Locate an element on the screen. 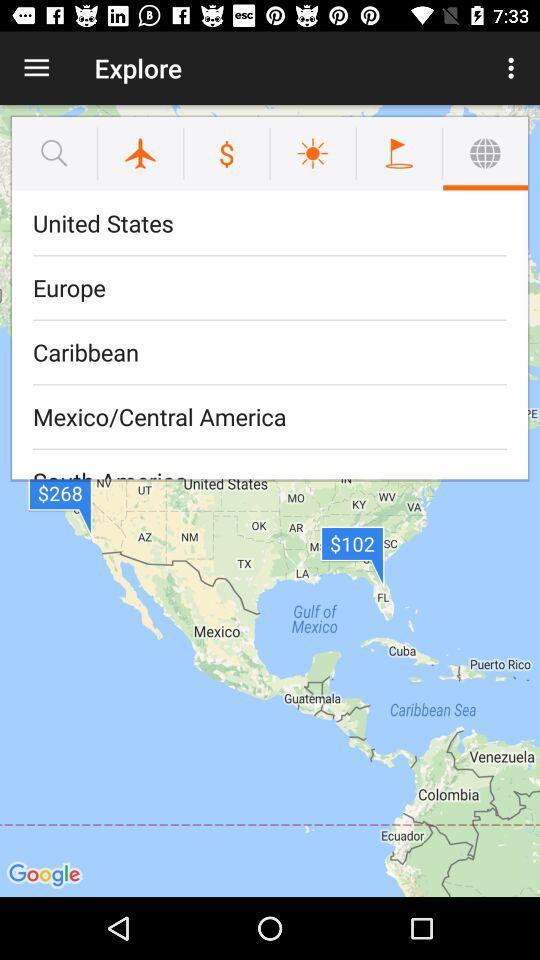 The height and width of the screenshot is (960, 540). the icon next to the explore icon is located at coordinates (513, 68).